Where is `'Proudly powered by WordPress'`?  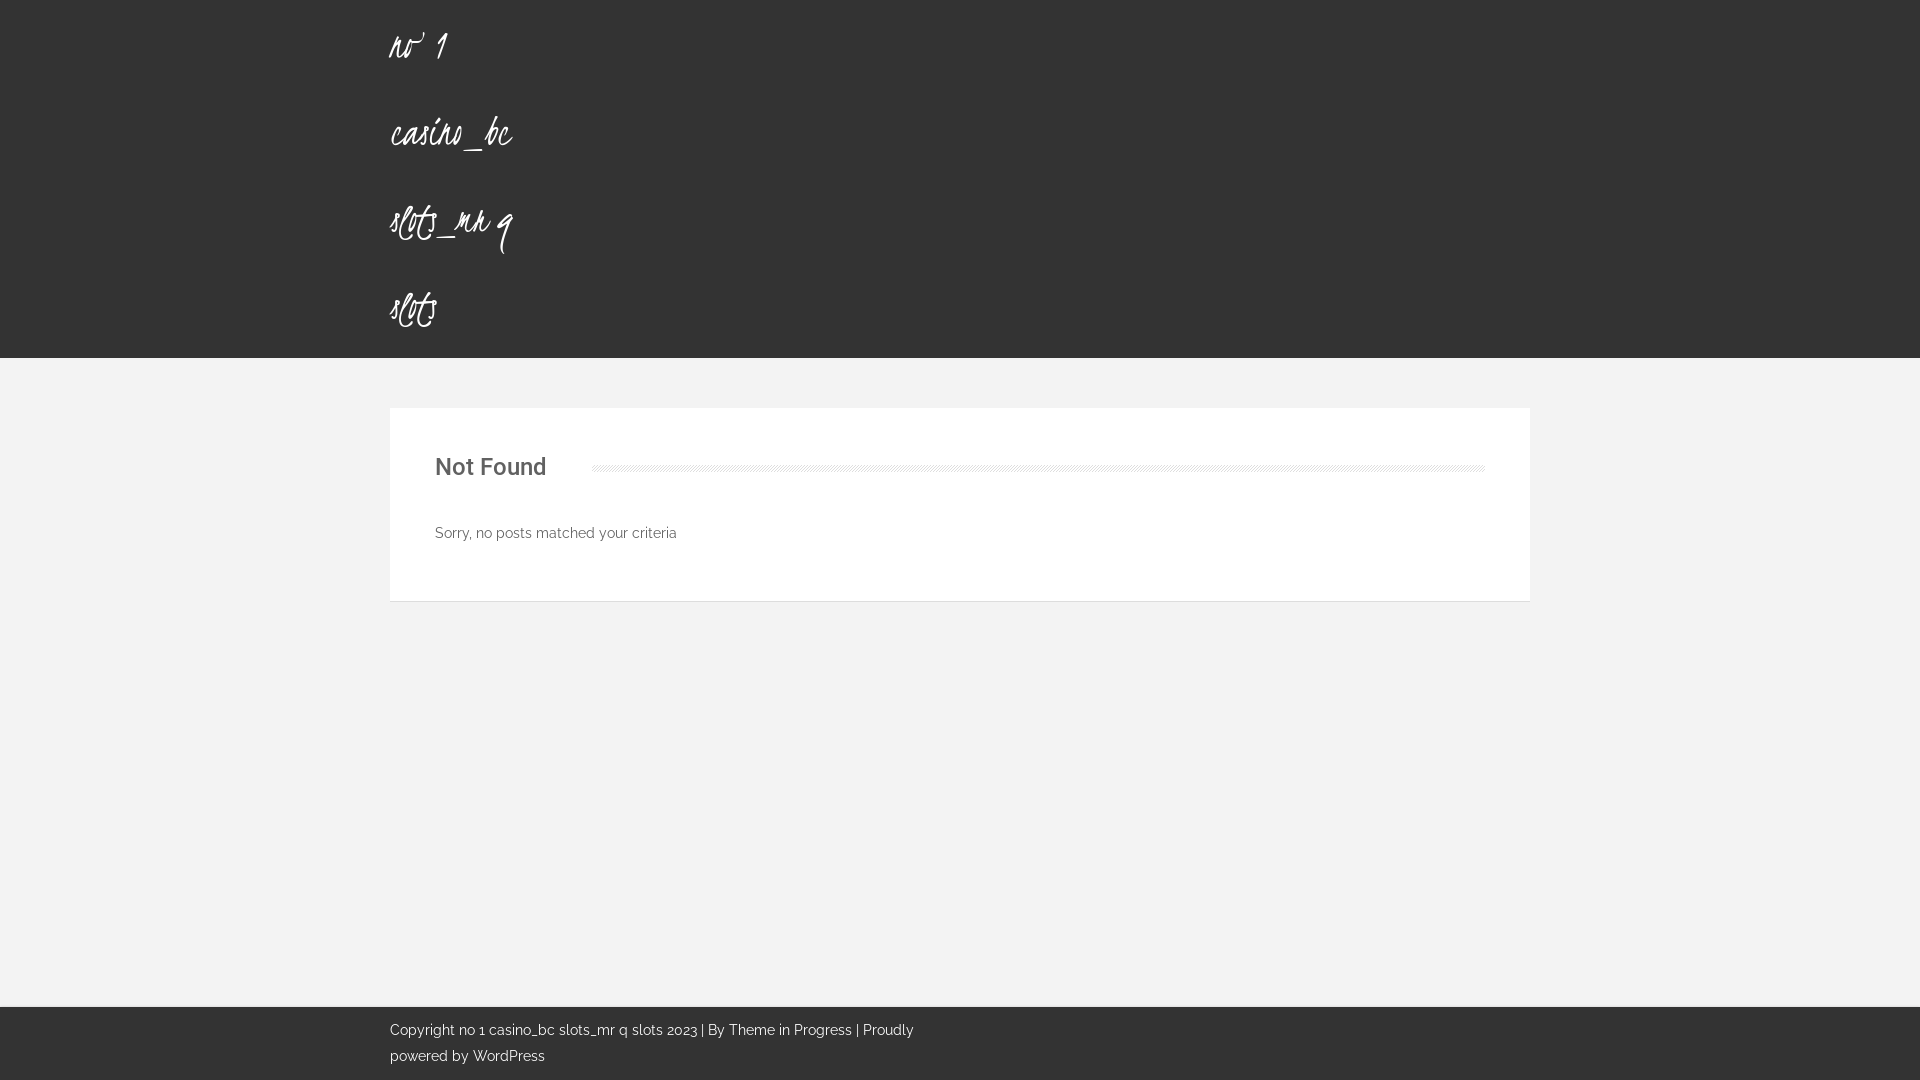 'Proudly powered by WordPress' is located at coordinates (652, 1042).